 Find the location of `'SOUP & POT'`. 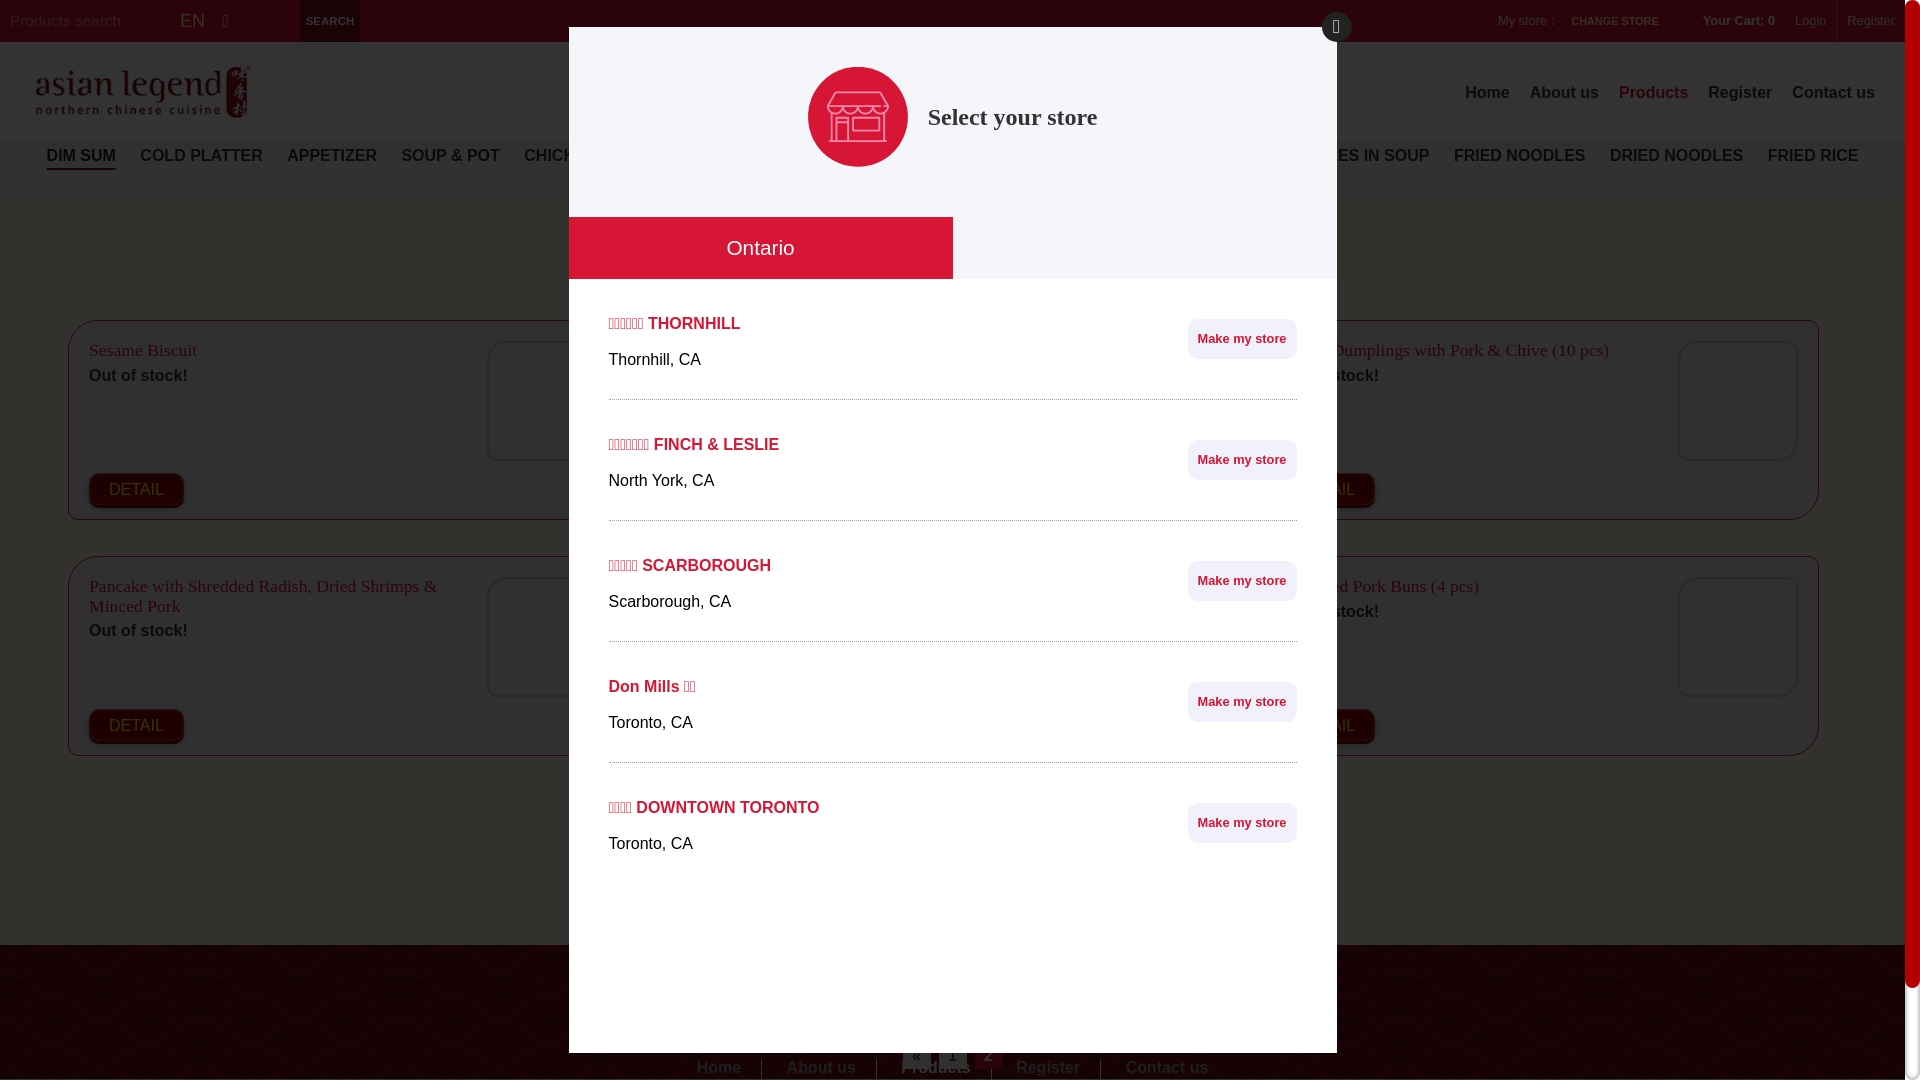

'SOUP & POT' is located at coordinates (449, 154).